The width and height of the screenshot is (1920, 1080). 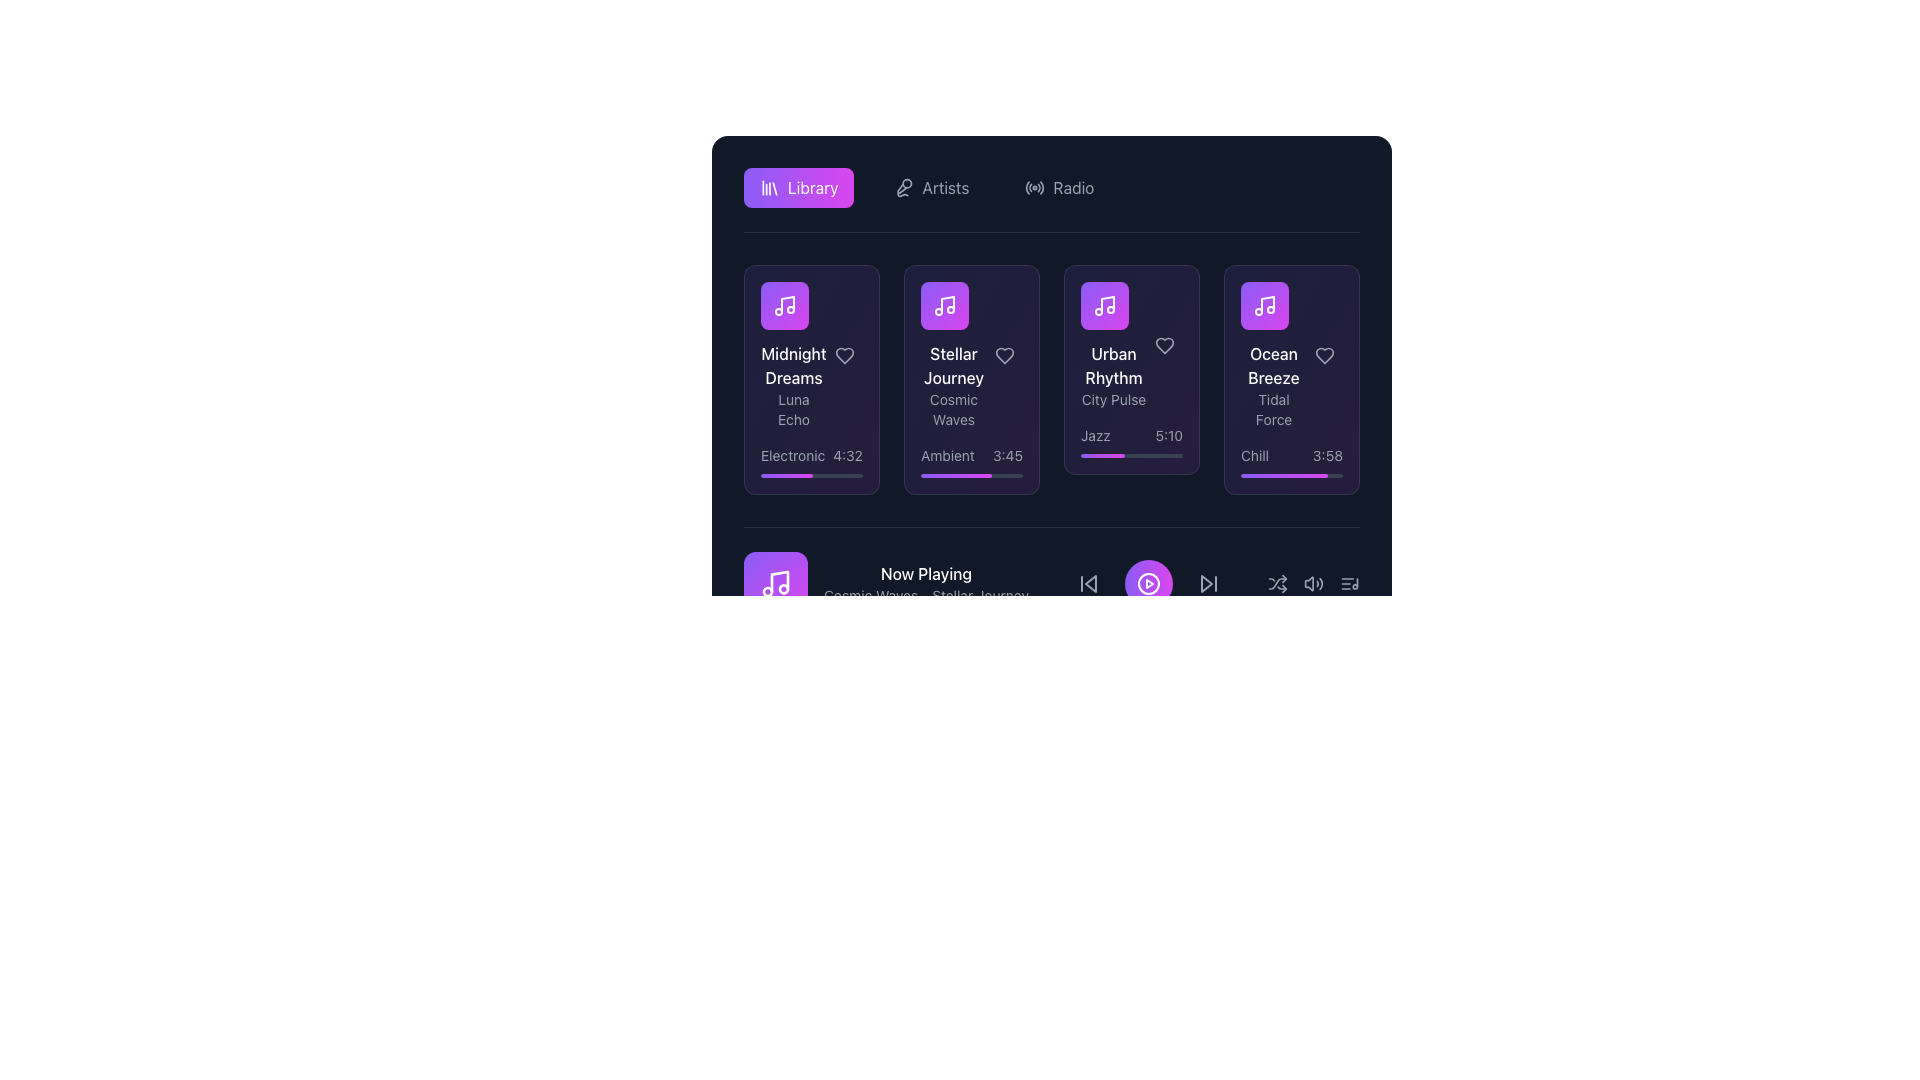 I want to click on the music note icon with a pink-to-violet gradient background, located at the top center of the 'Ocean Breeze' card, so click(x=1264, y=305).